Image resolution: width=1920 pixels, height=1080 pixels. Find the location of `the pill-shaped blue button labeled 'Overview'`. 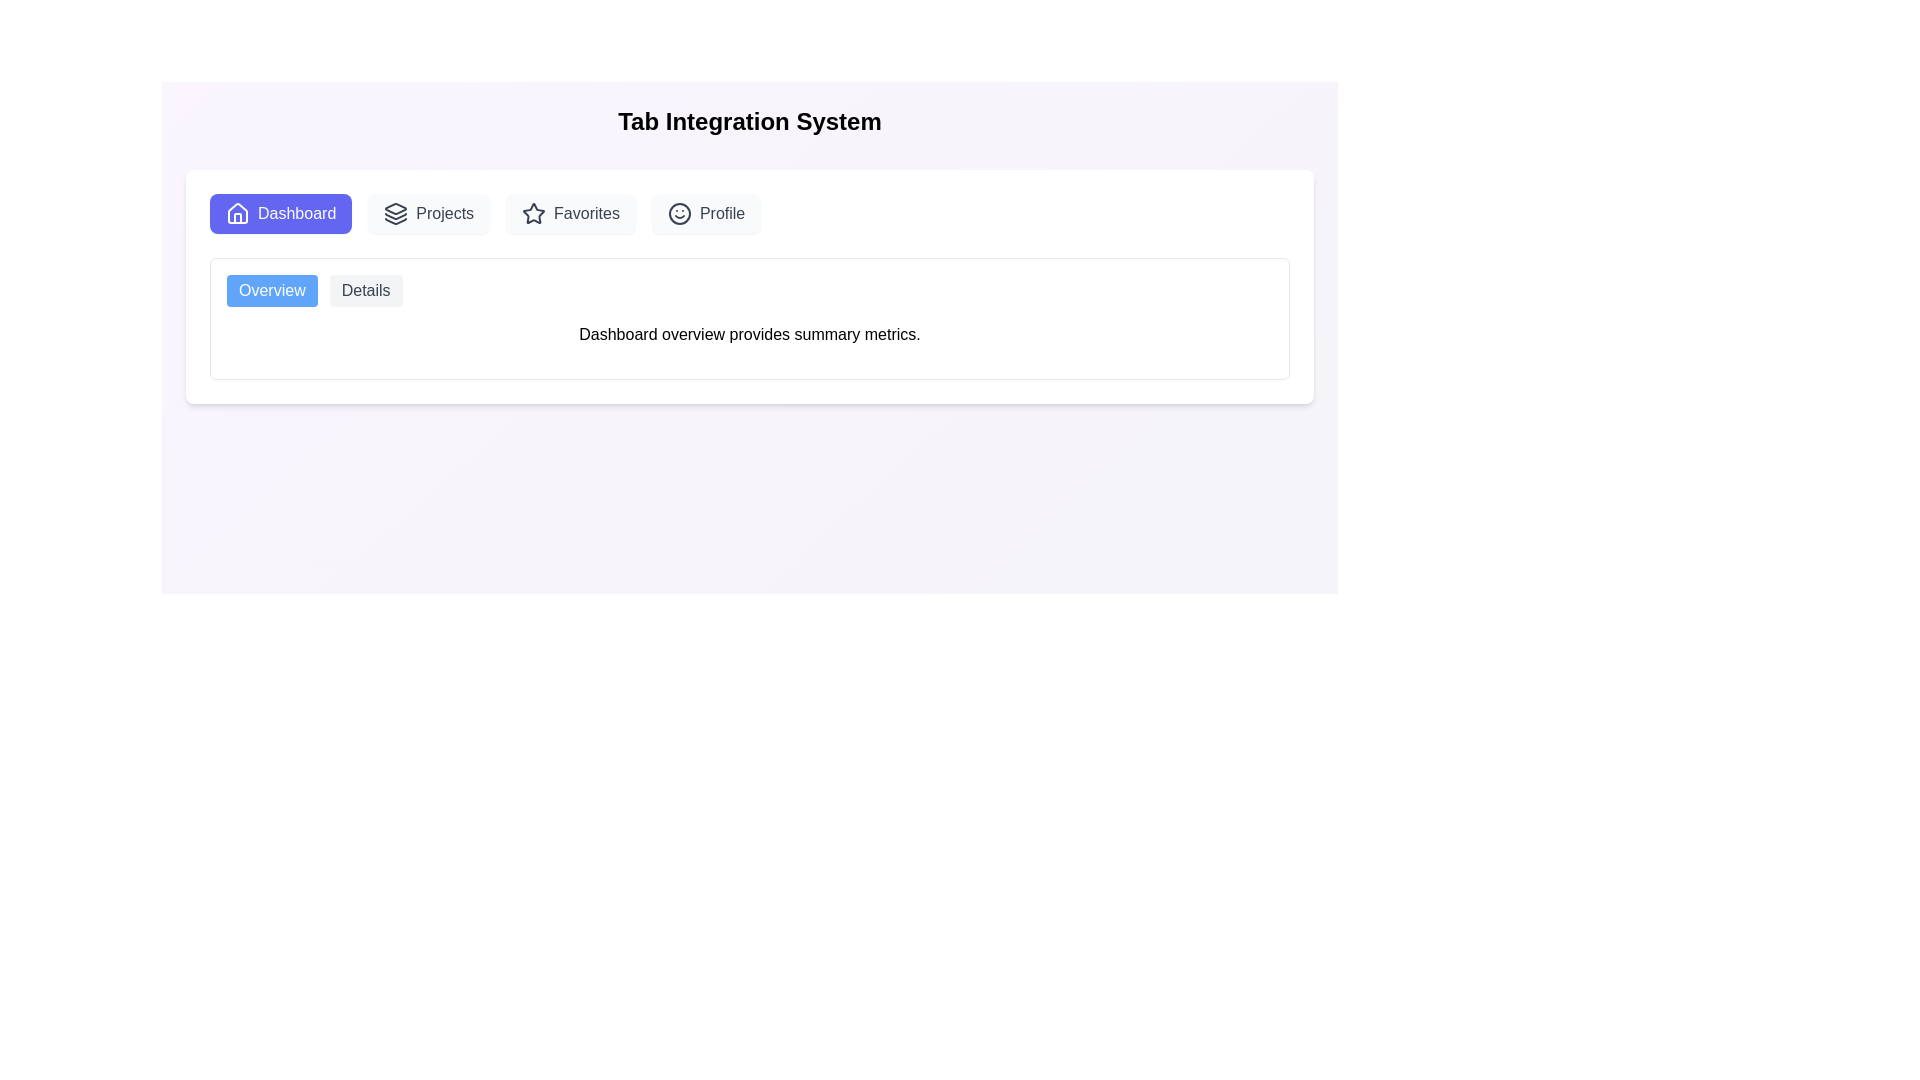

the pill-shaped blue button labeled 'Overview' is located at coordinates (271, 290).